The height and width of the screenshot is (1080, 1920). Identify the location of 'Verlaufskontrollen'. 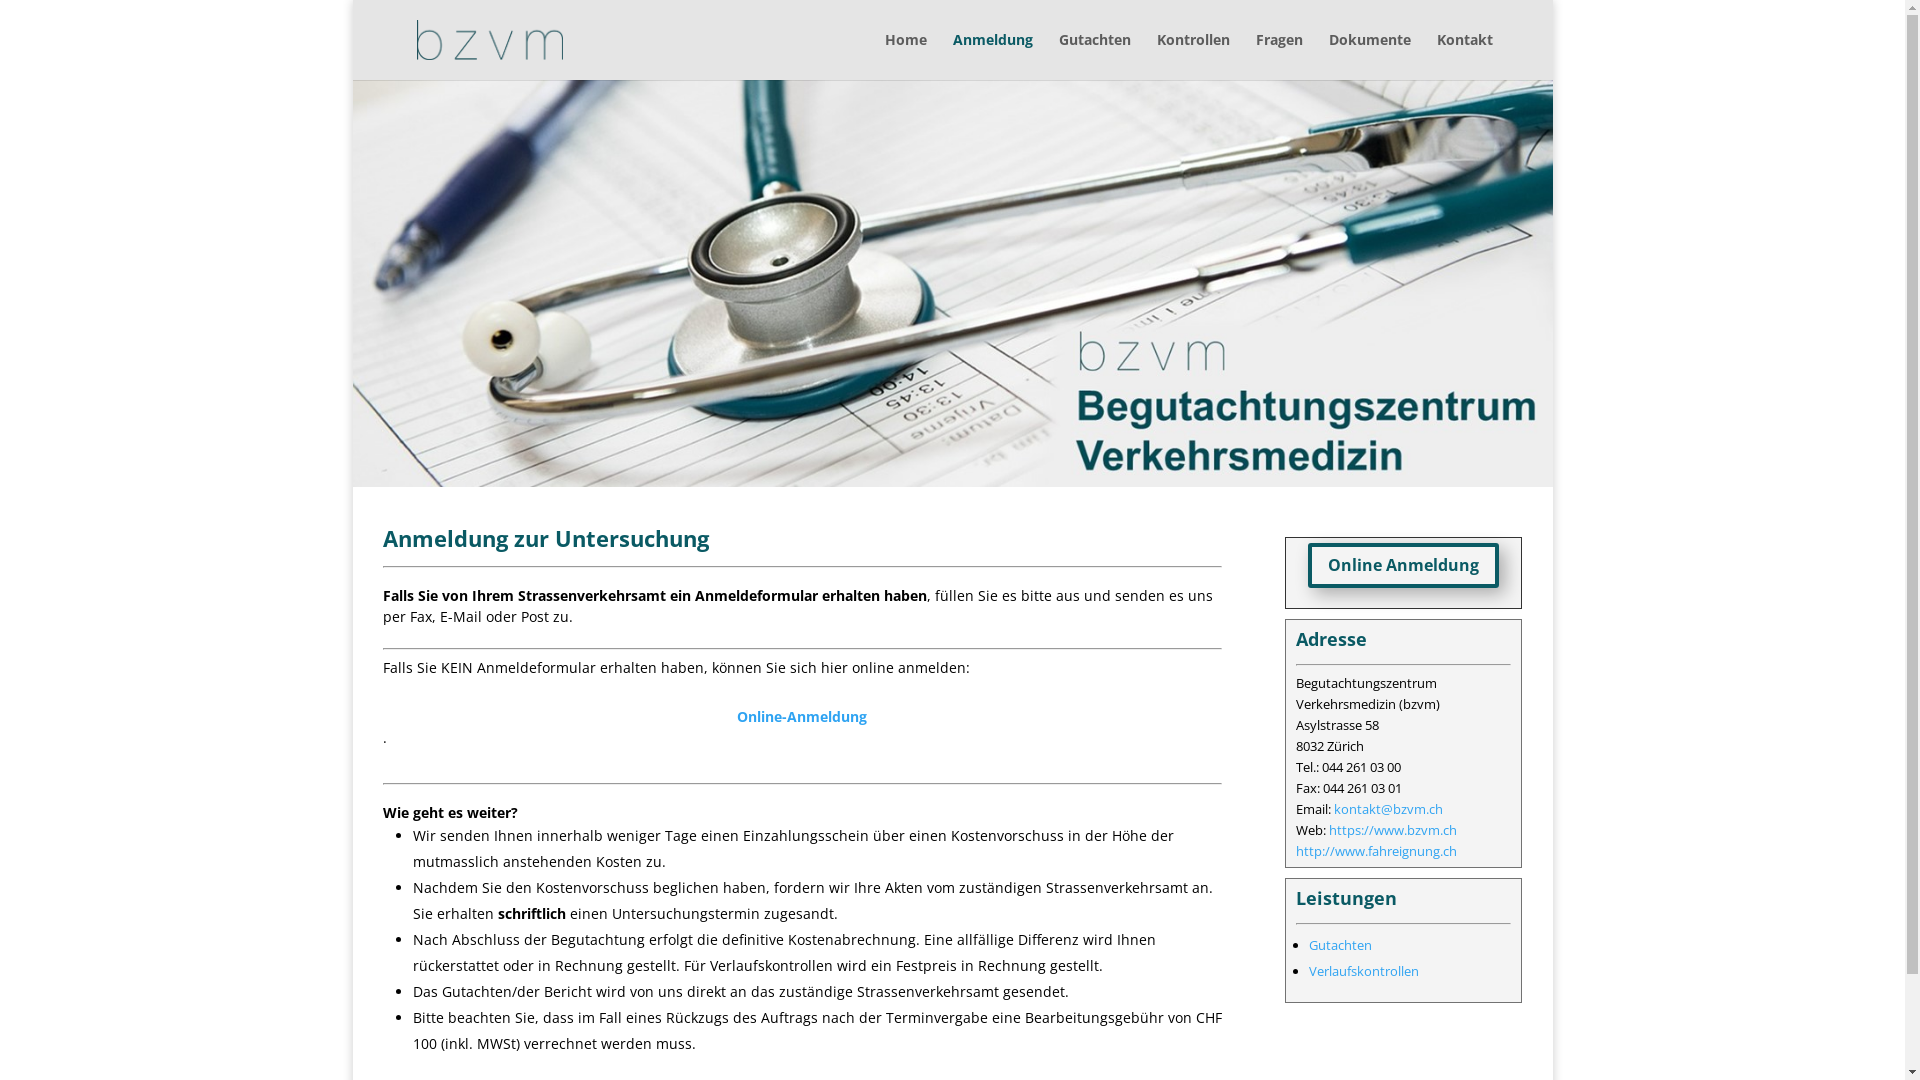
(1362, 970).